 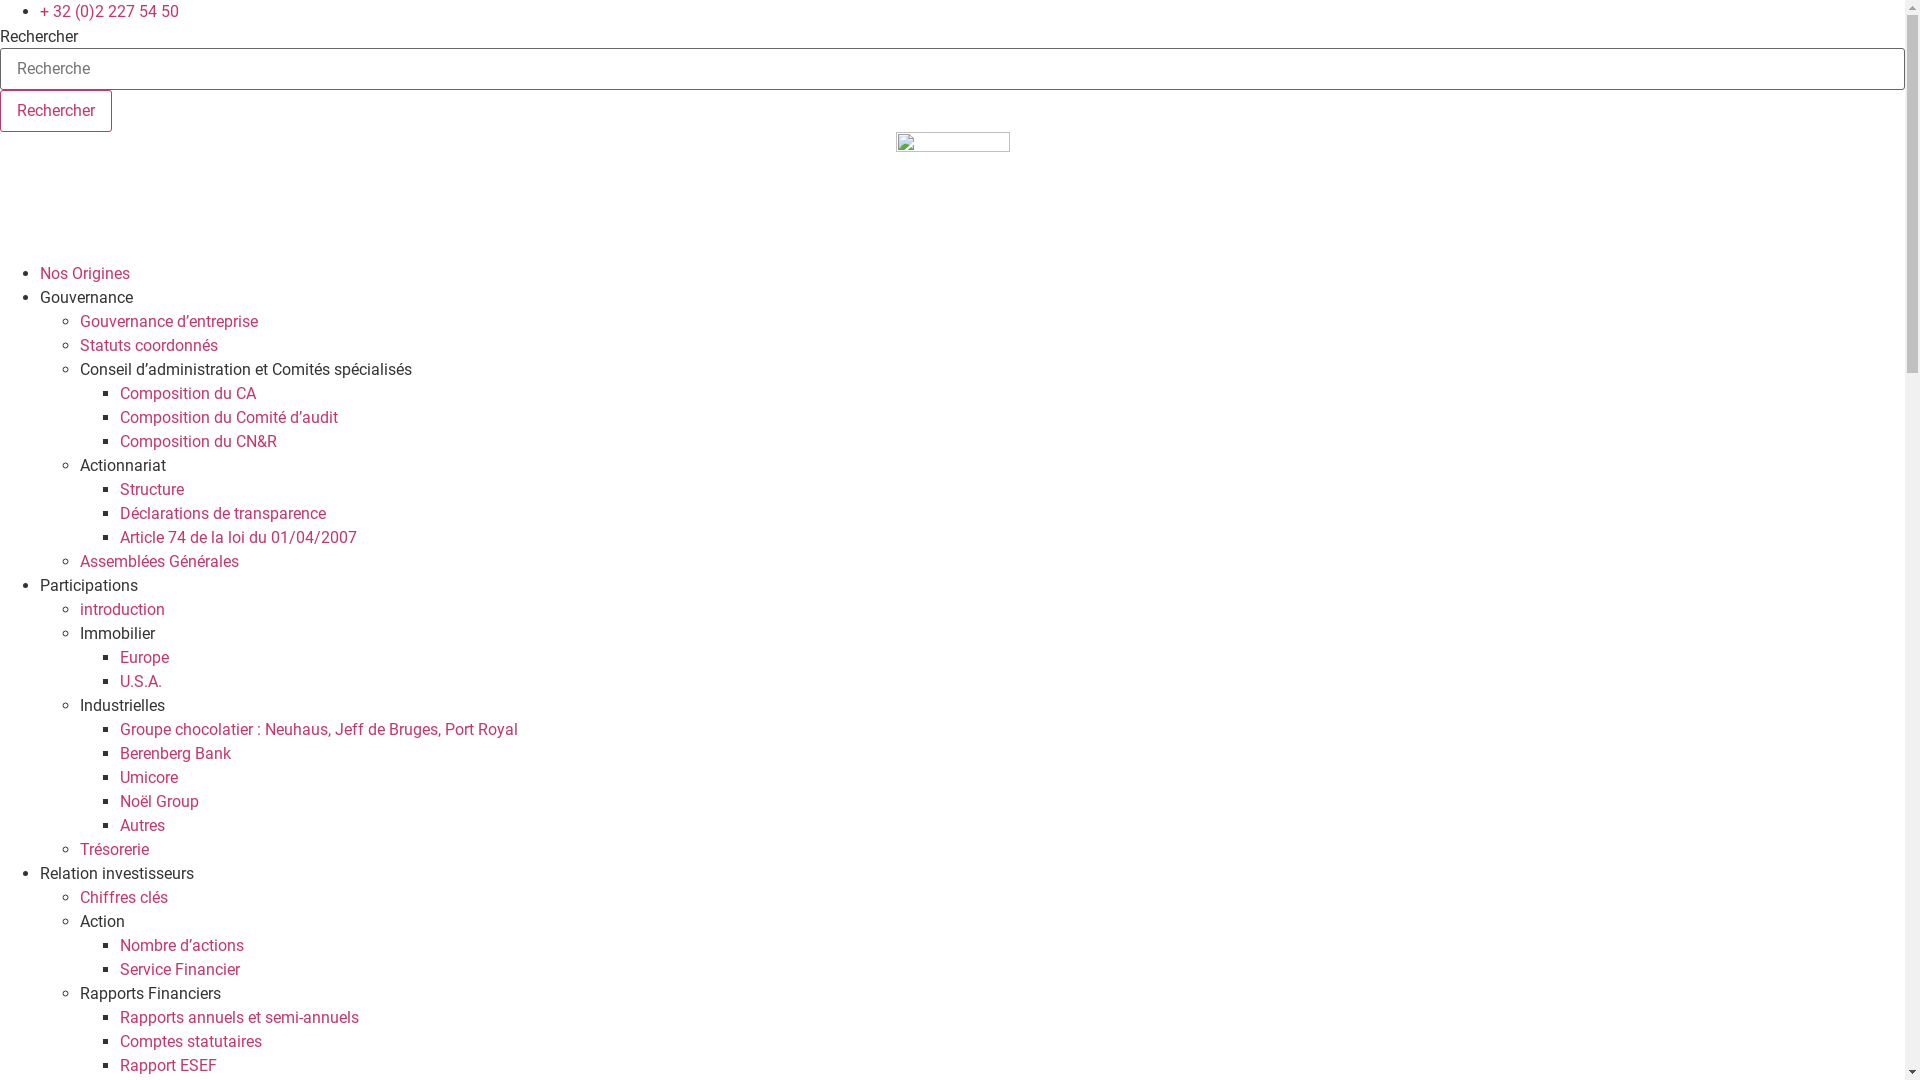 I want to click on 'Action', so click(x=101, y=921).